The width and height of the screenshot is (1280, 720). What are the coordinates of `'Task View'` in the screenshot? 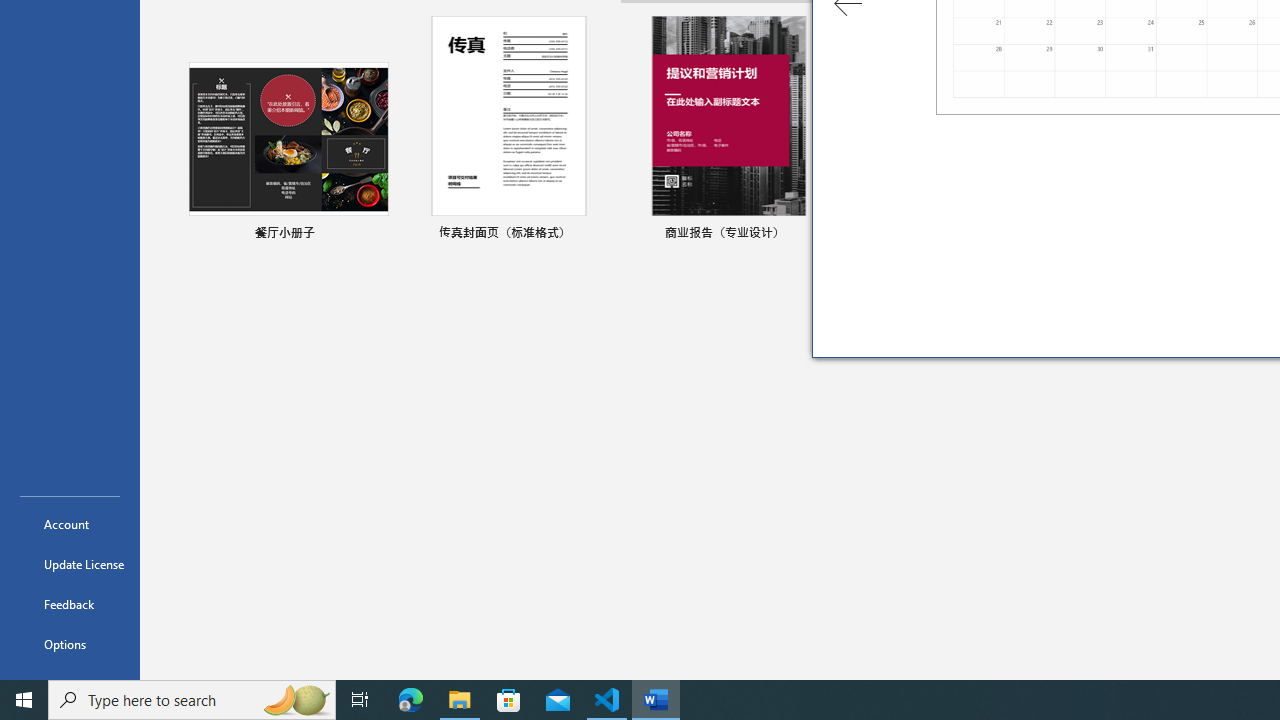 It's located at (359, 698).